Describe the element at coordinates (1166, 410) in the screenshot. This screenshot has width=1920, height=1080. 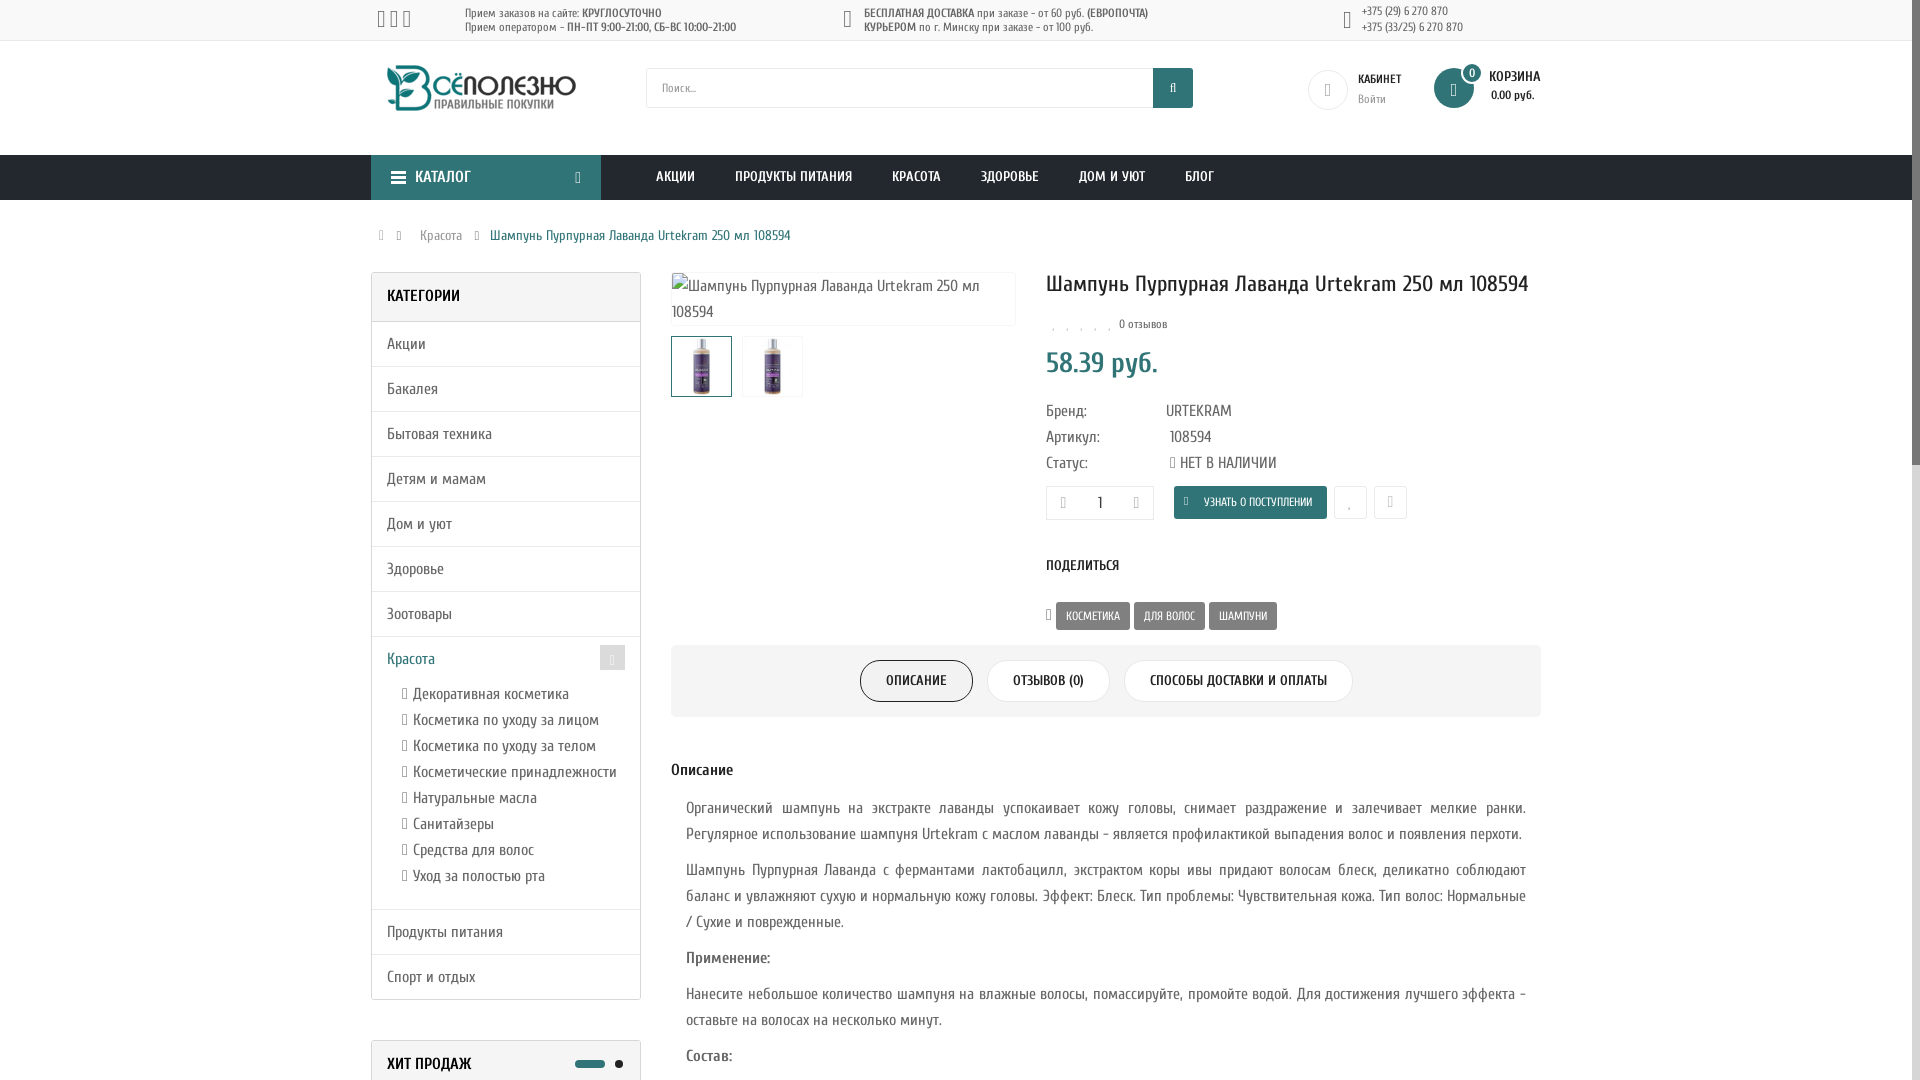
I see `'URTEKRAM'` at that location.